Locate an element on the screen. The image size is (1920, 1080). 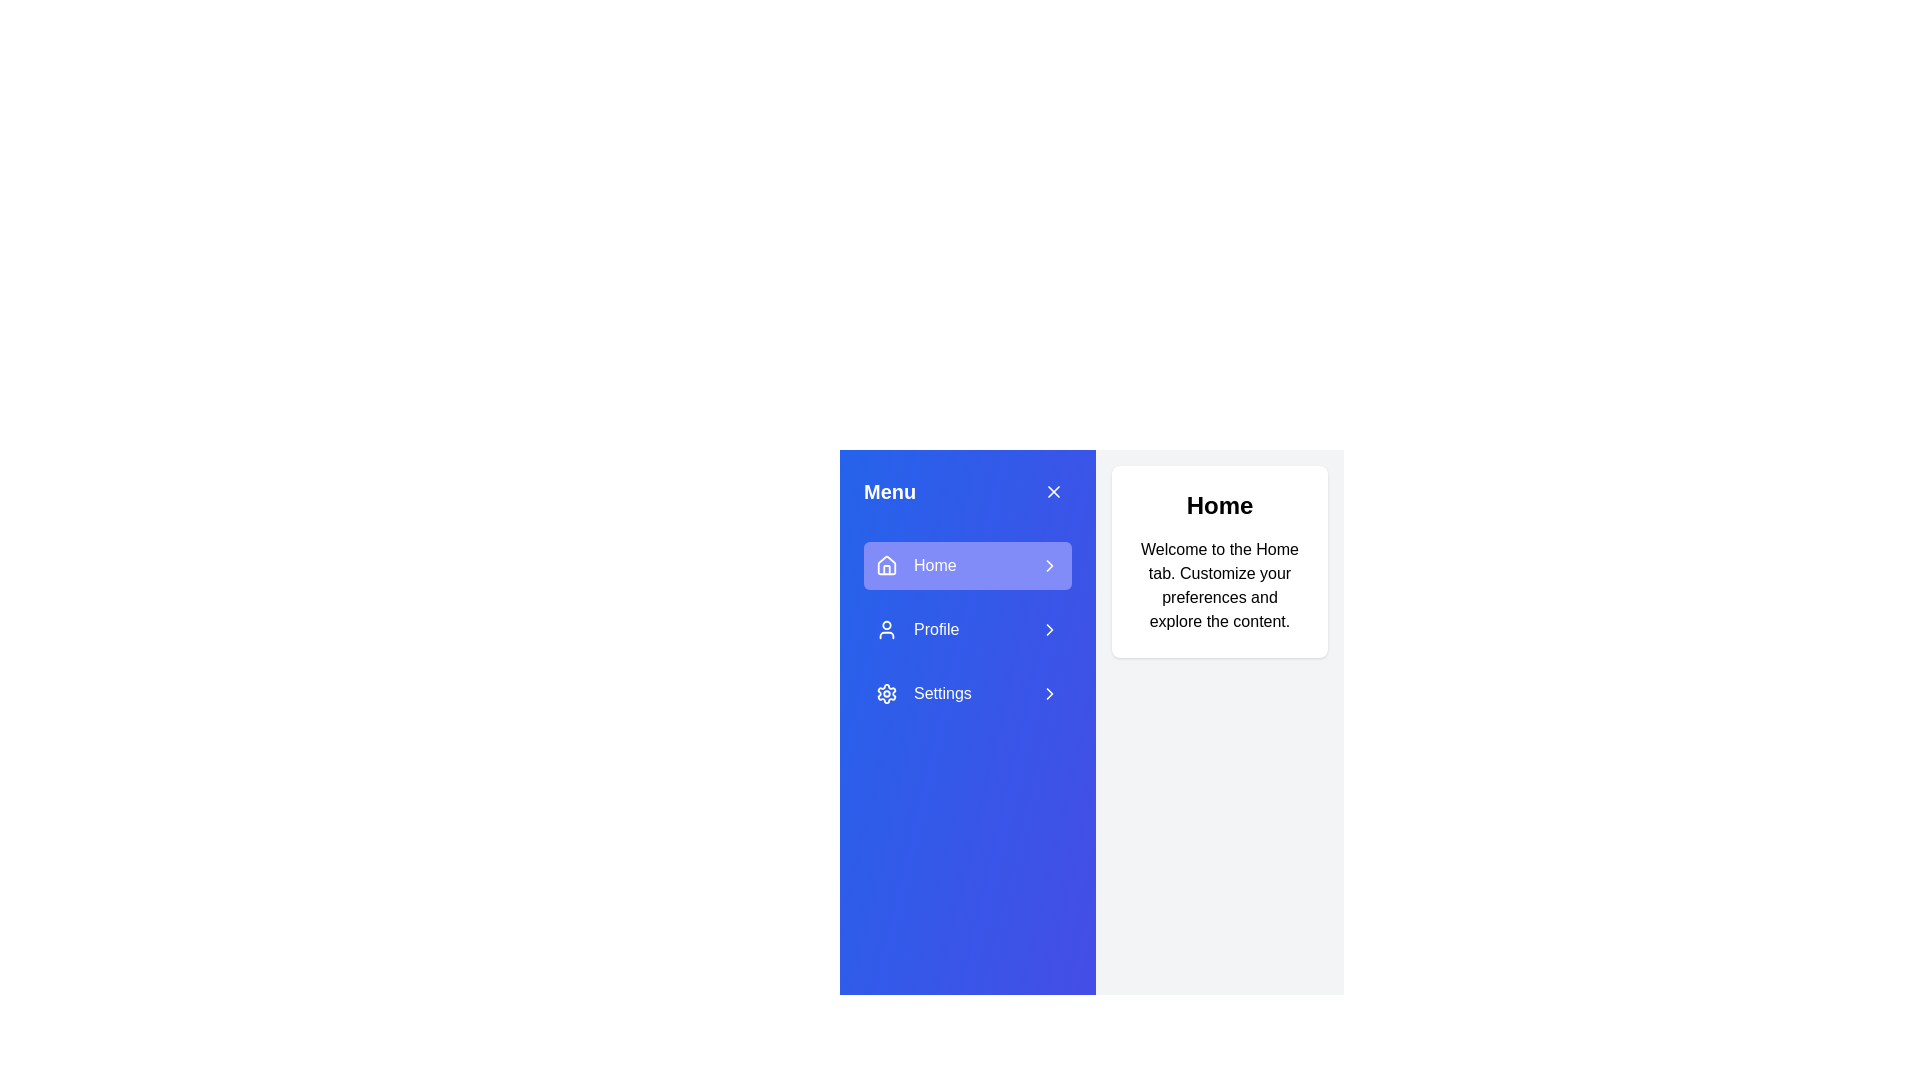
the 'Home' icon located in the left sidebar navigation menu, which visually represents the 'Home' functionality is located at coordinates (886, 566).